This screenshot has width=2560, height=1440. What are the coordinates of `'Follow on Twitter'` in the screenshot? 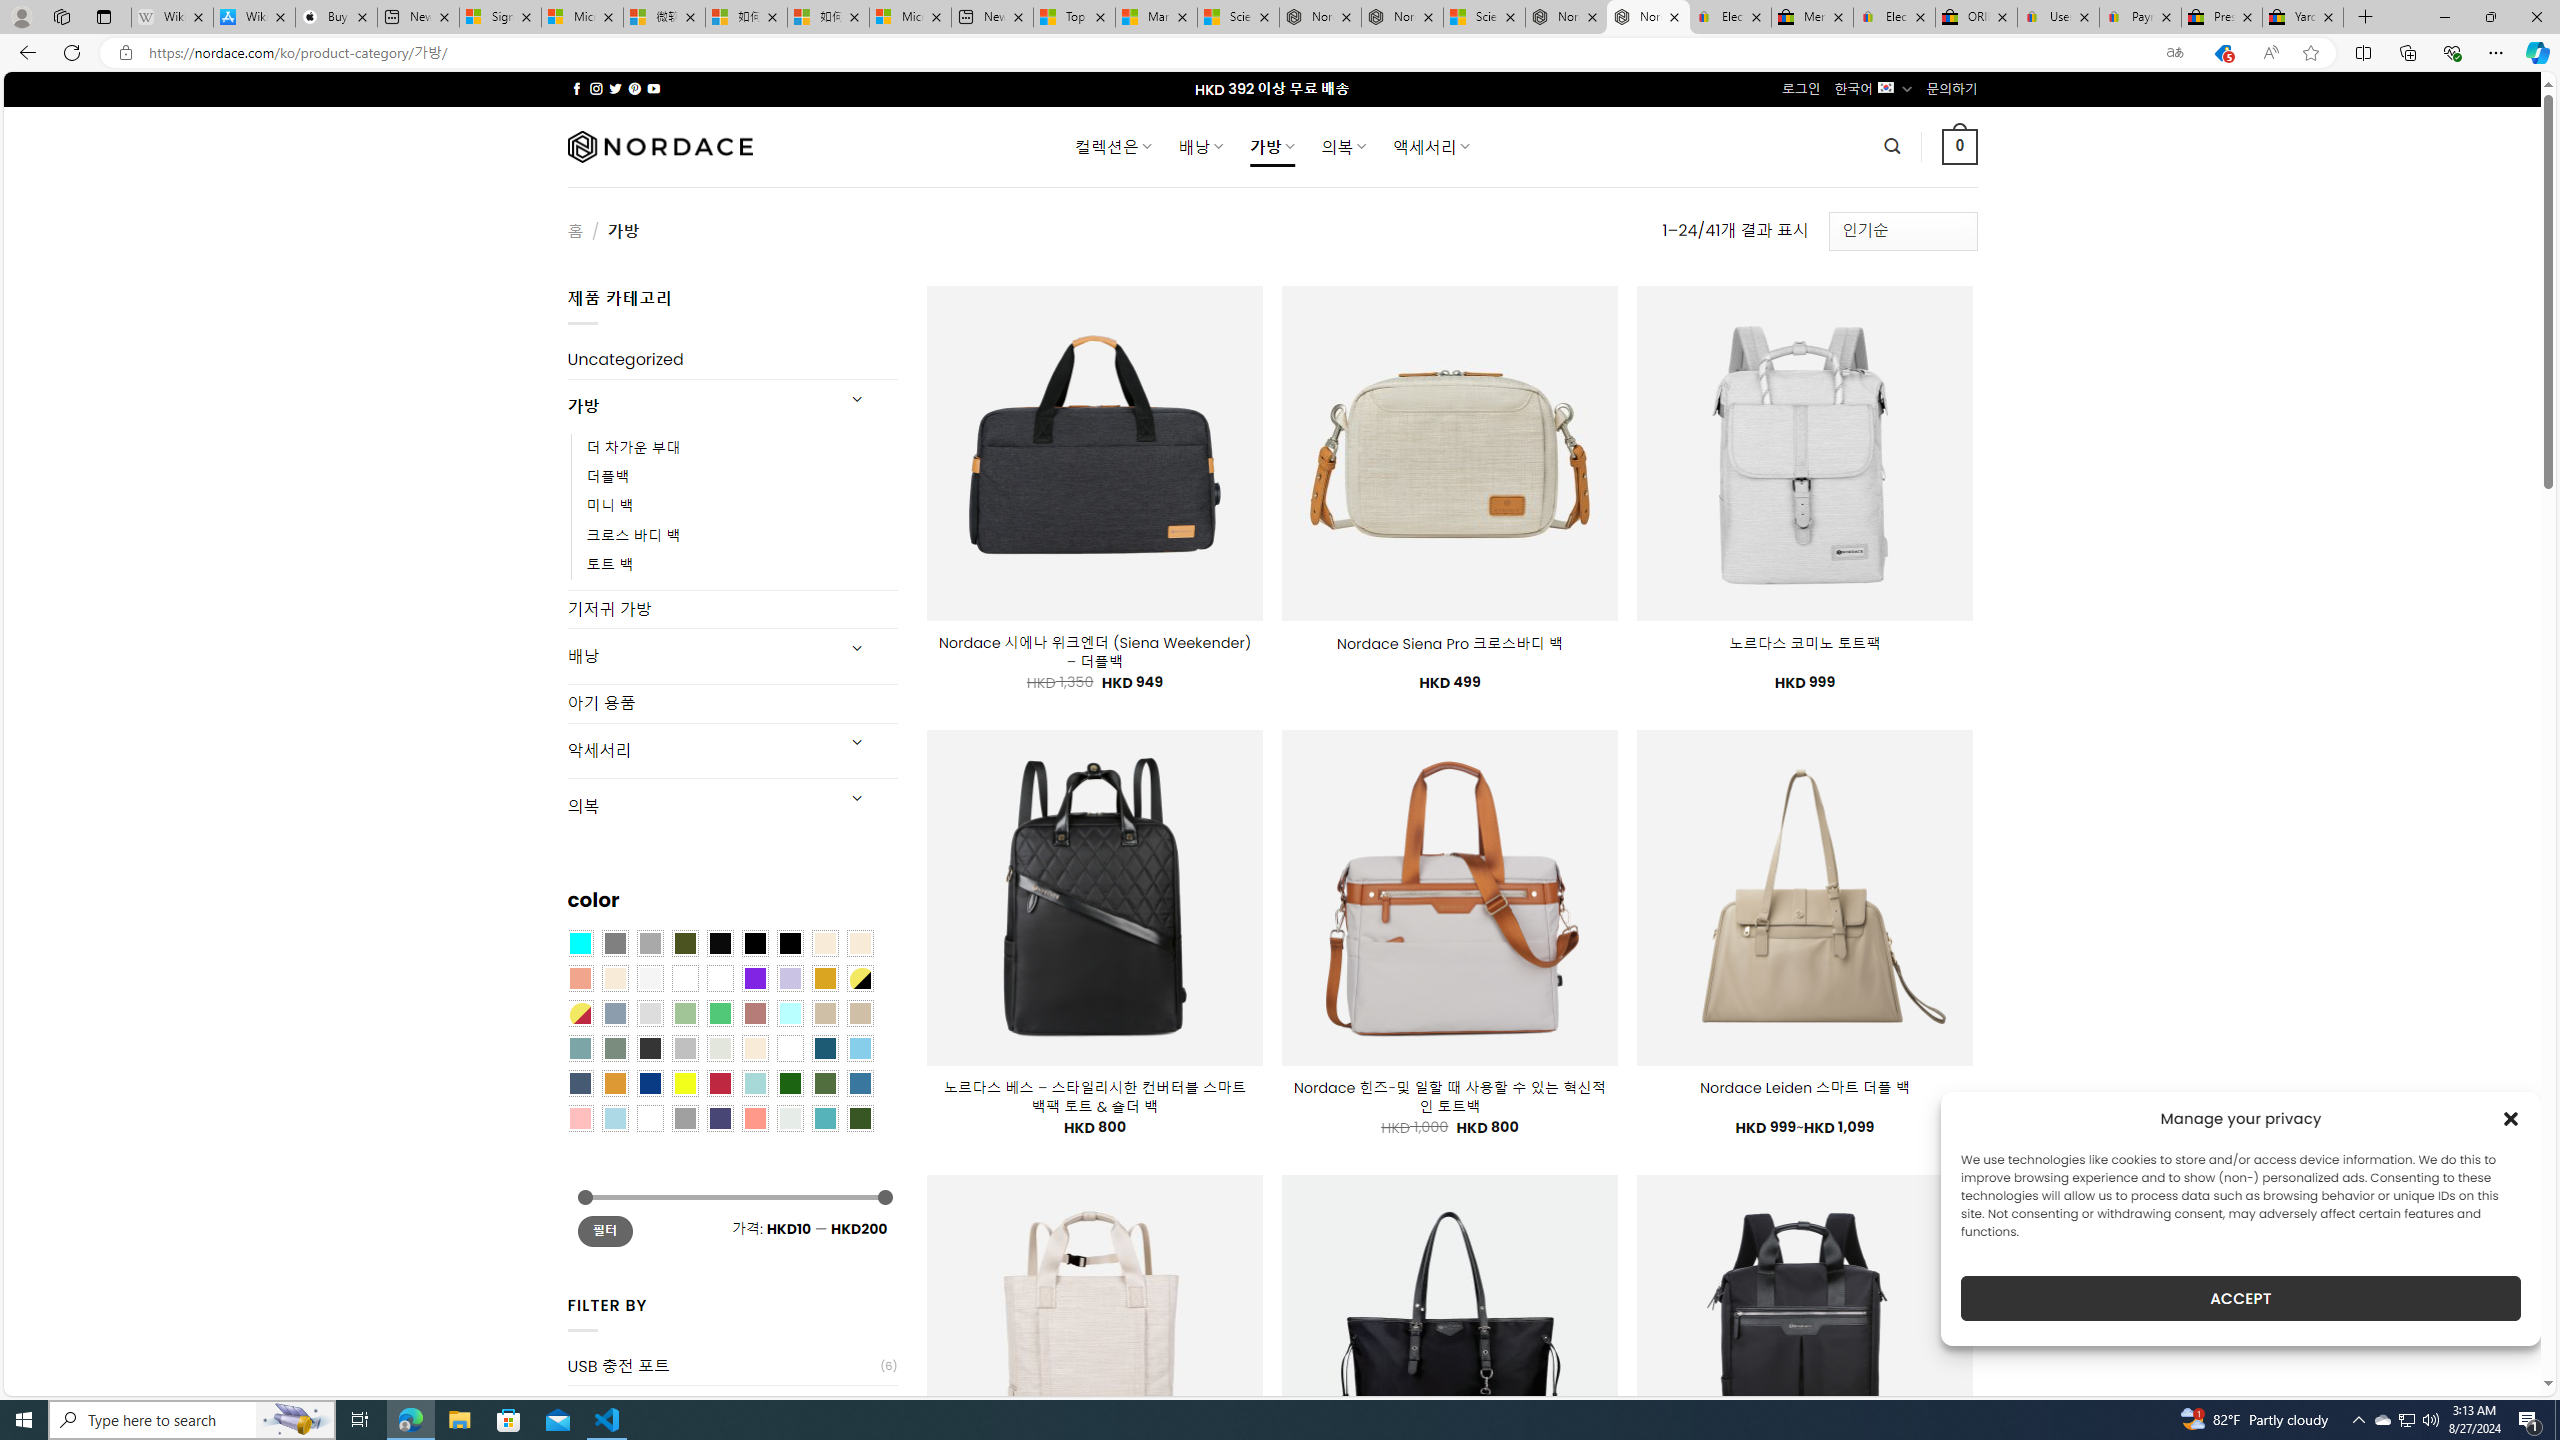 It's located at (615, 88).